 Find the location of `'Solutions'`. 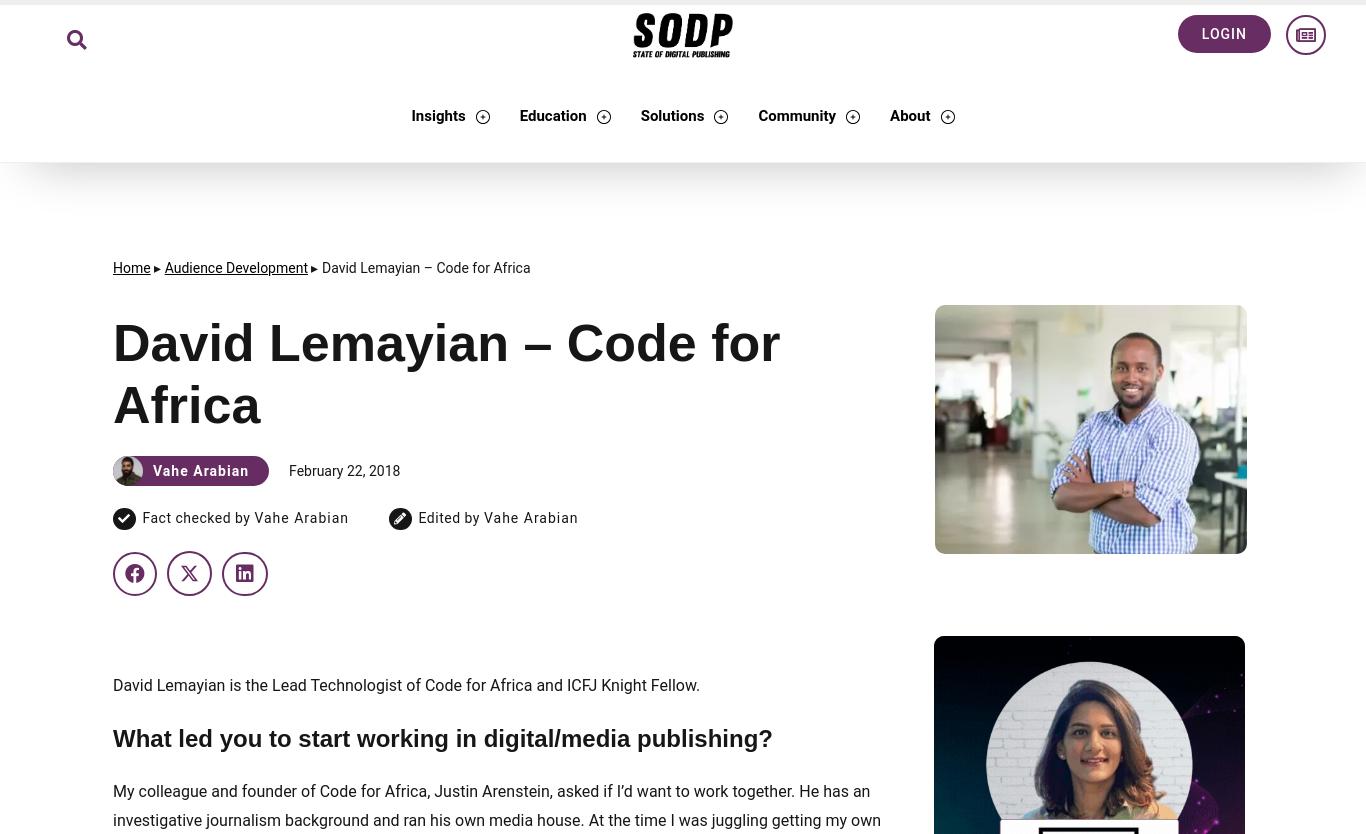

'Solutions' is located at coordinates (670, 115).